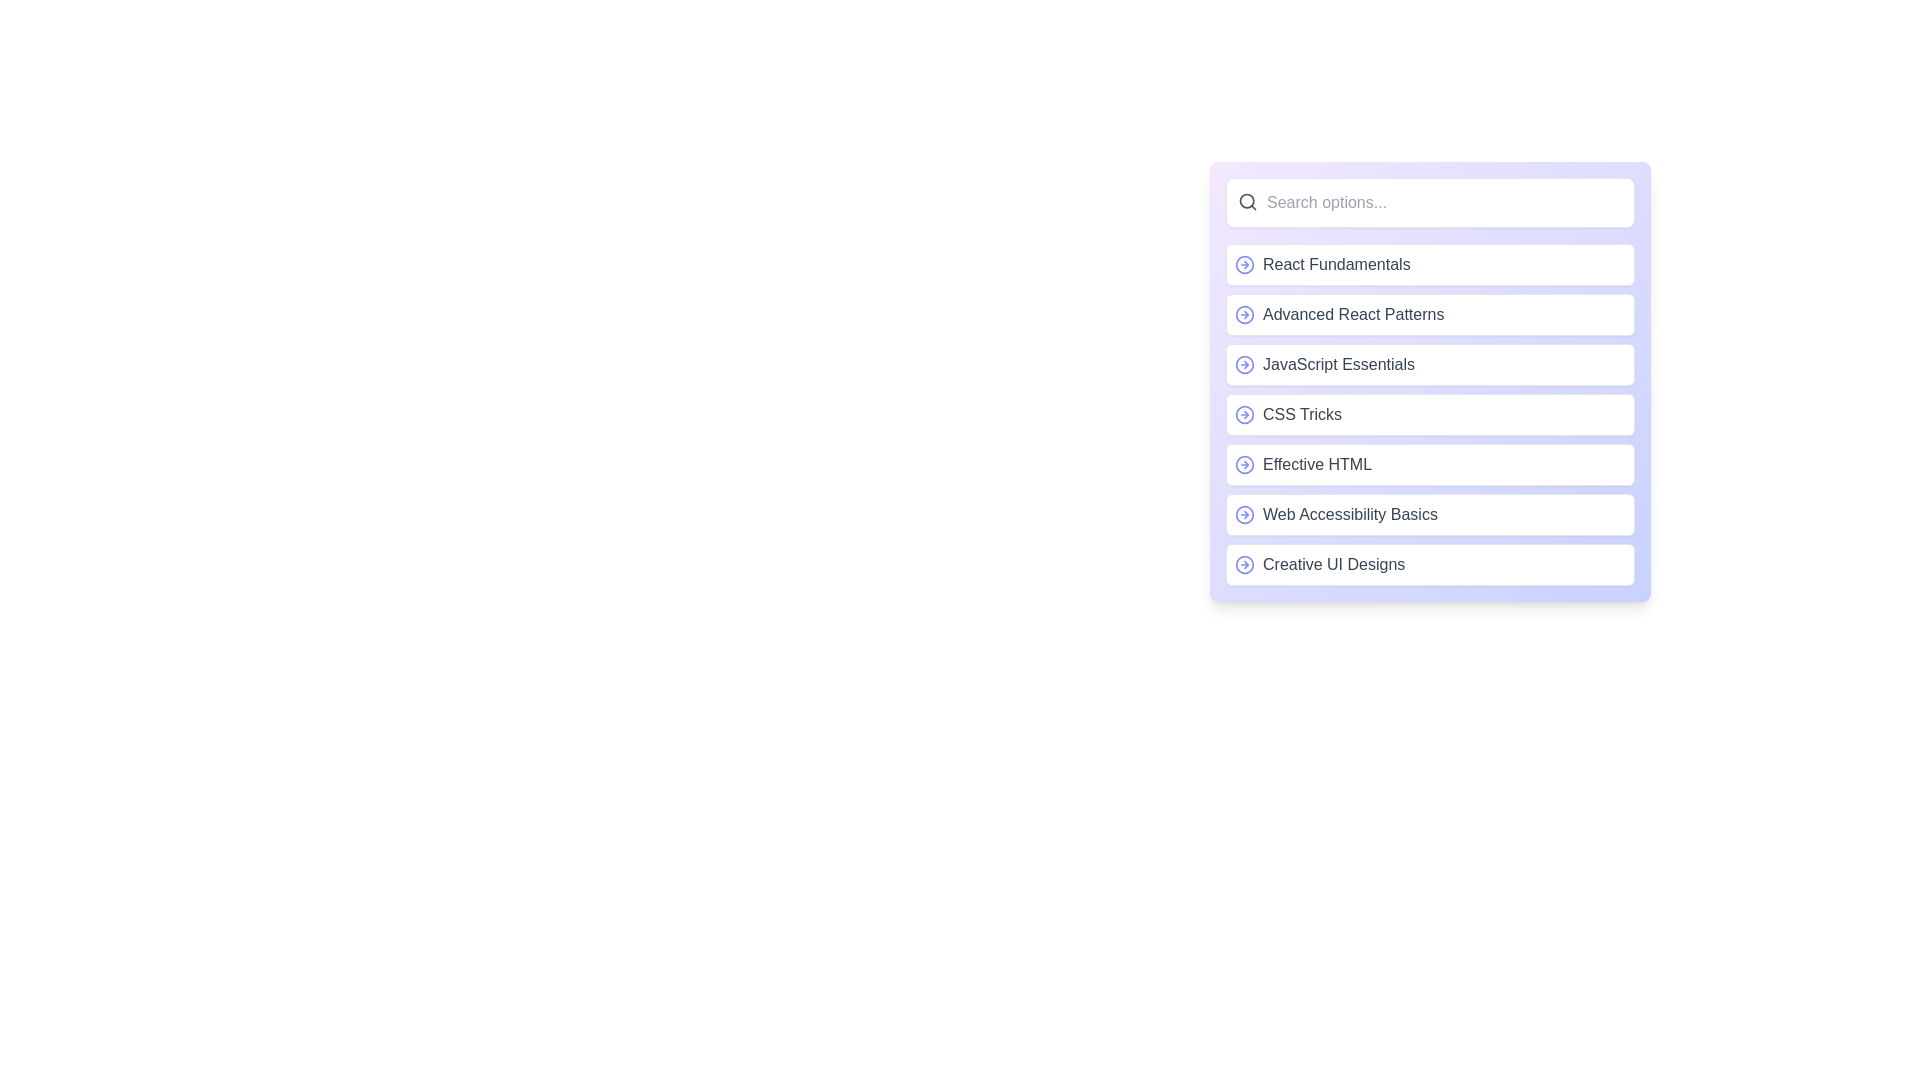 This screenshot has height=1080, width=1920. I want to click on the circular icon with a right-pointing arrow located to the left of the 'Web Accessibility Basics' menu item, so click(1243, 514).